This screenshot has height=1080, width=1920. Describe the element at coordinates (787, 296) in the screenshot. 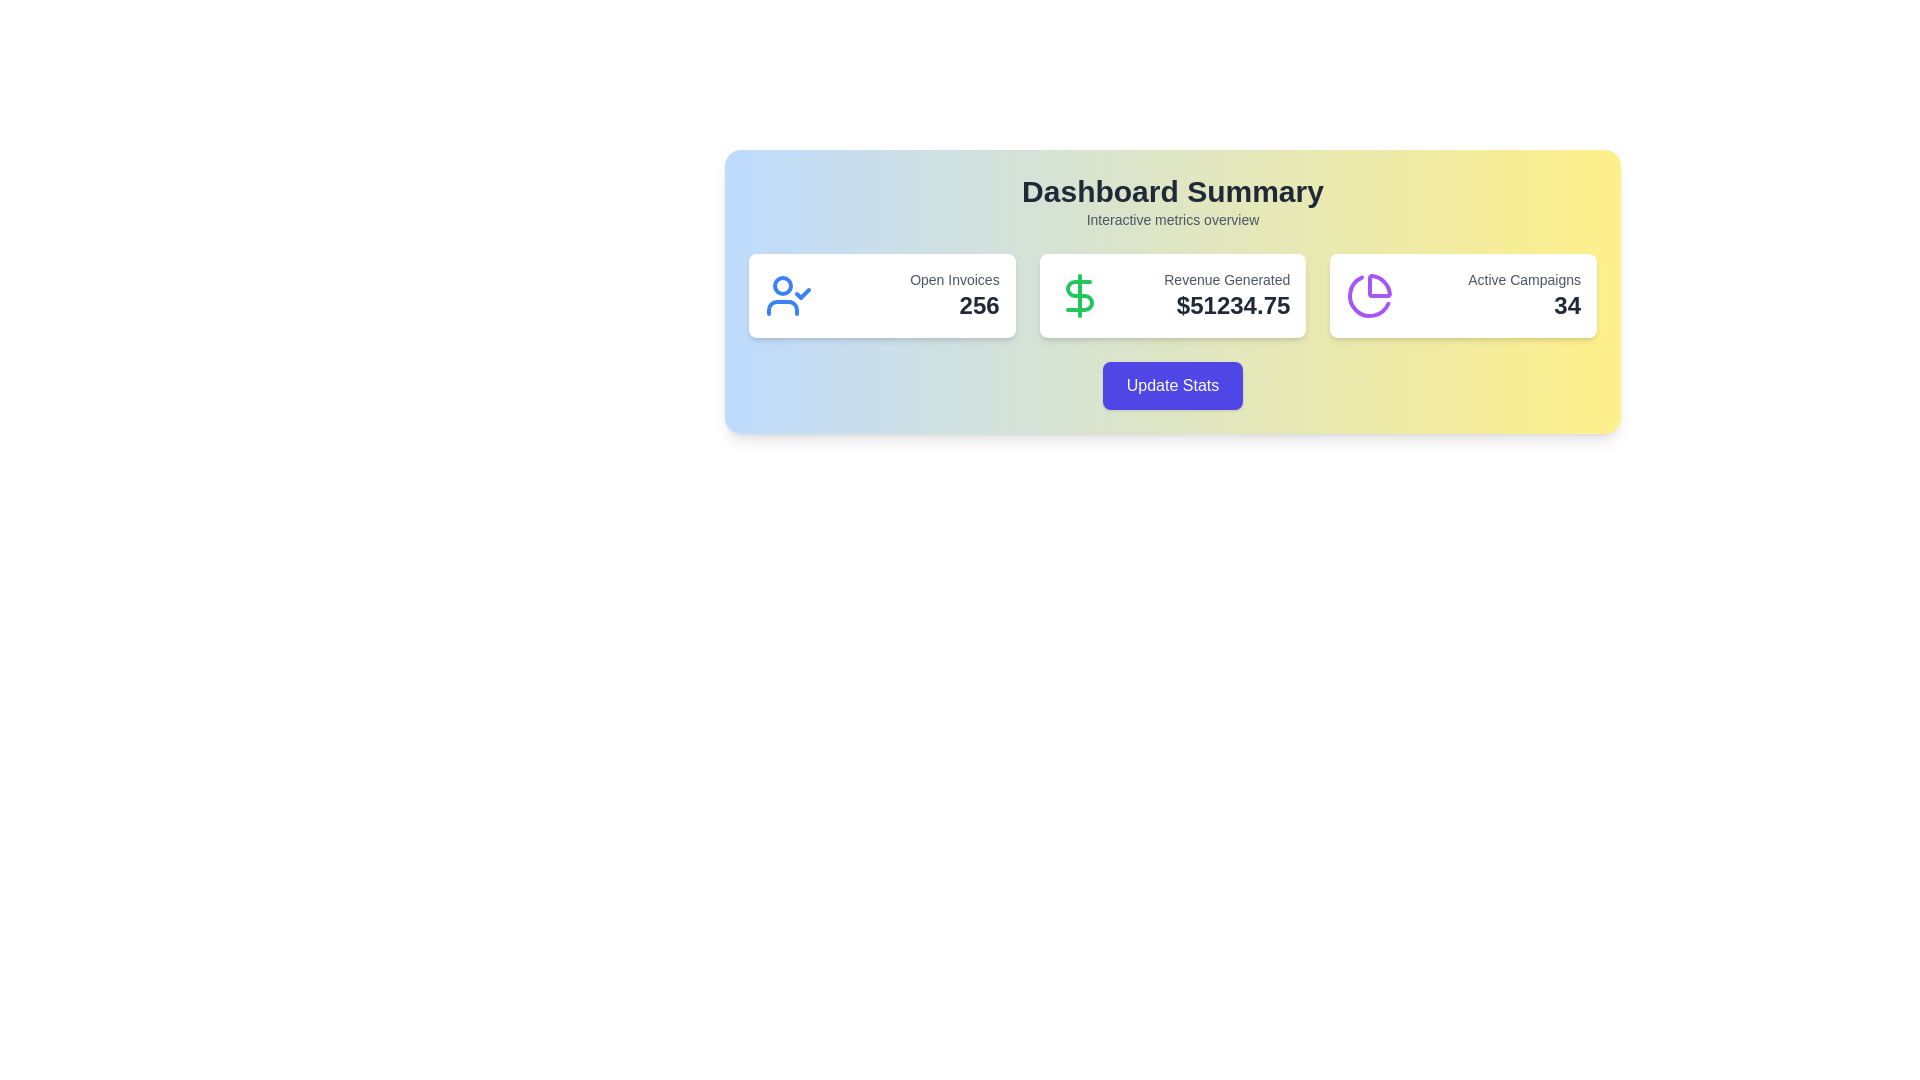

I see `user icon with a checkmark on the right, styled in blue, located on the left side of the 'Open Invoices' card in the dashboard summary` at that location.